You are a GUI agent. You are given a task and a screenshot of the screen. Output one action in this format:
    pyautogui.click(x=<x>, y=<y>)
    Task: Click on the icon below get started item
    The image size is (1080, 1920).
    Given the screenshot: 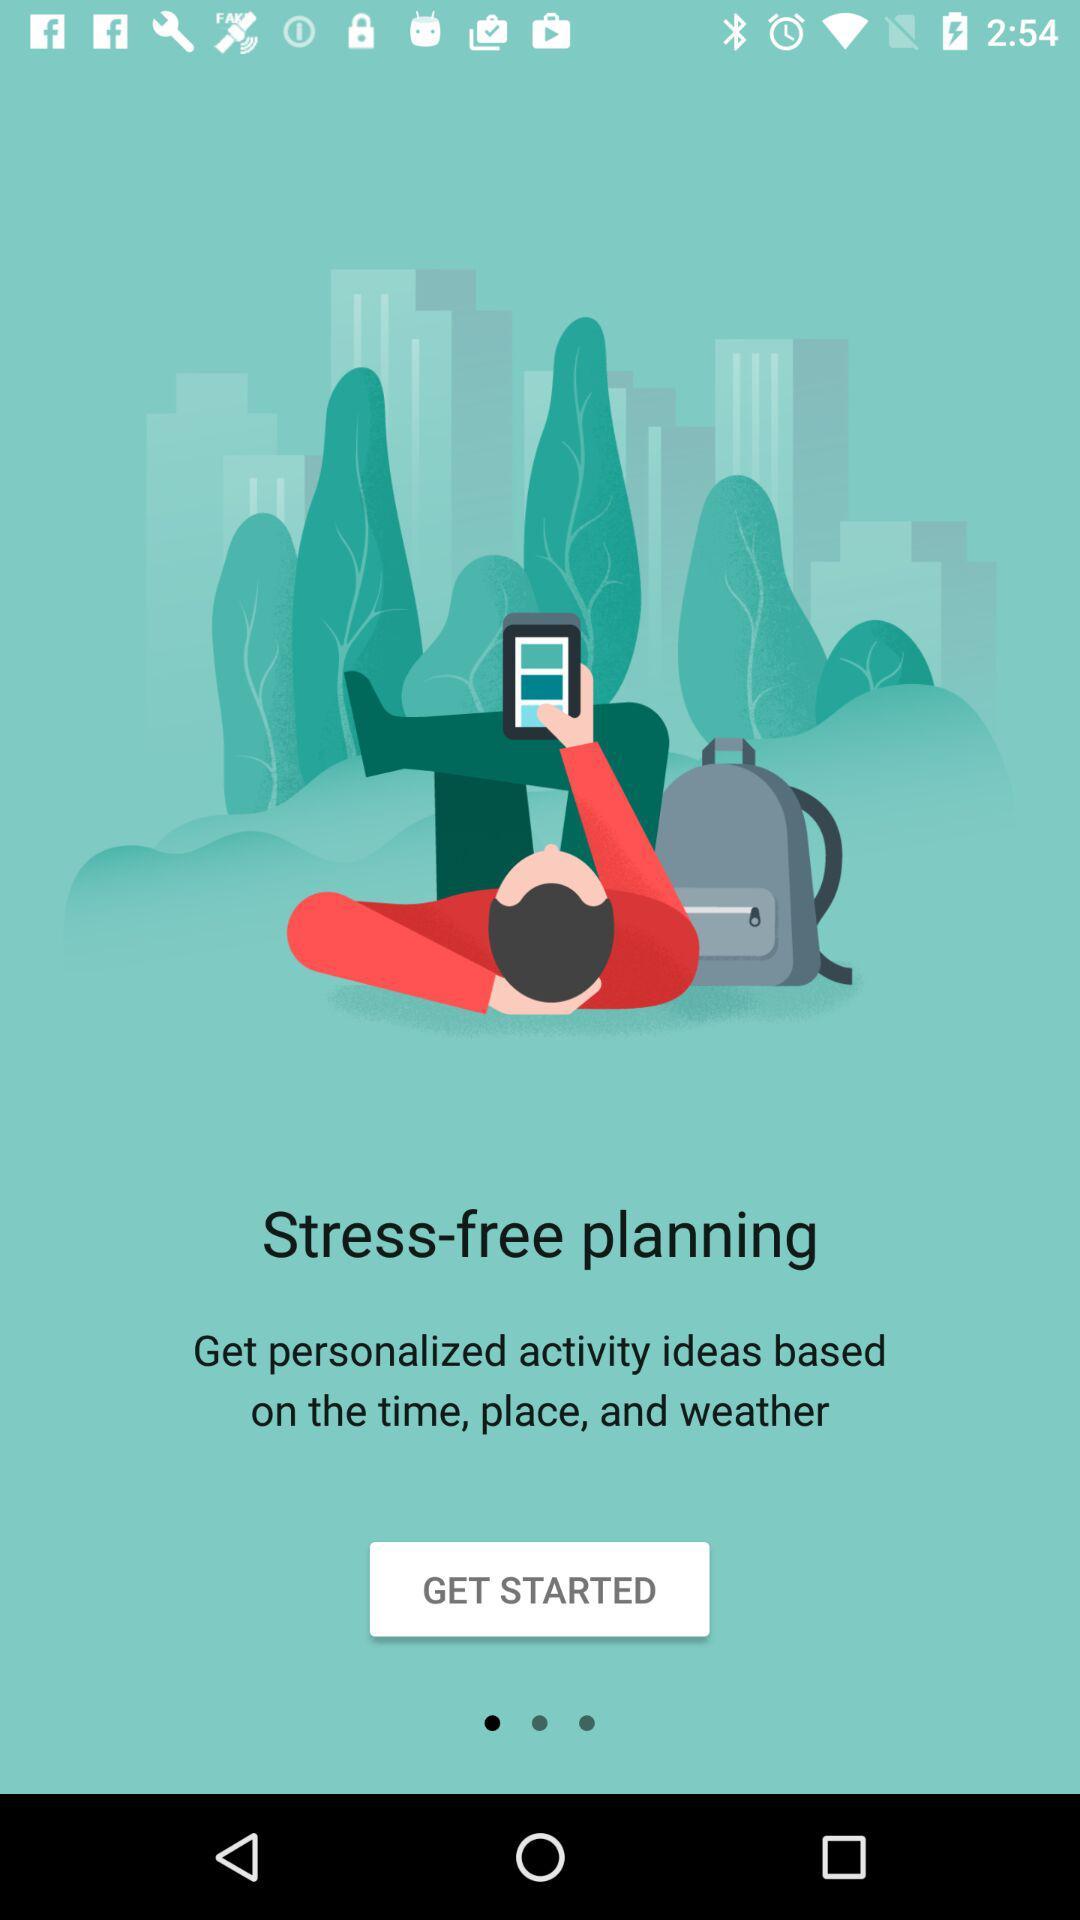 What is the action you would take?
    pyautogui.click(x=492, y=1722)
    